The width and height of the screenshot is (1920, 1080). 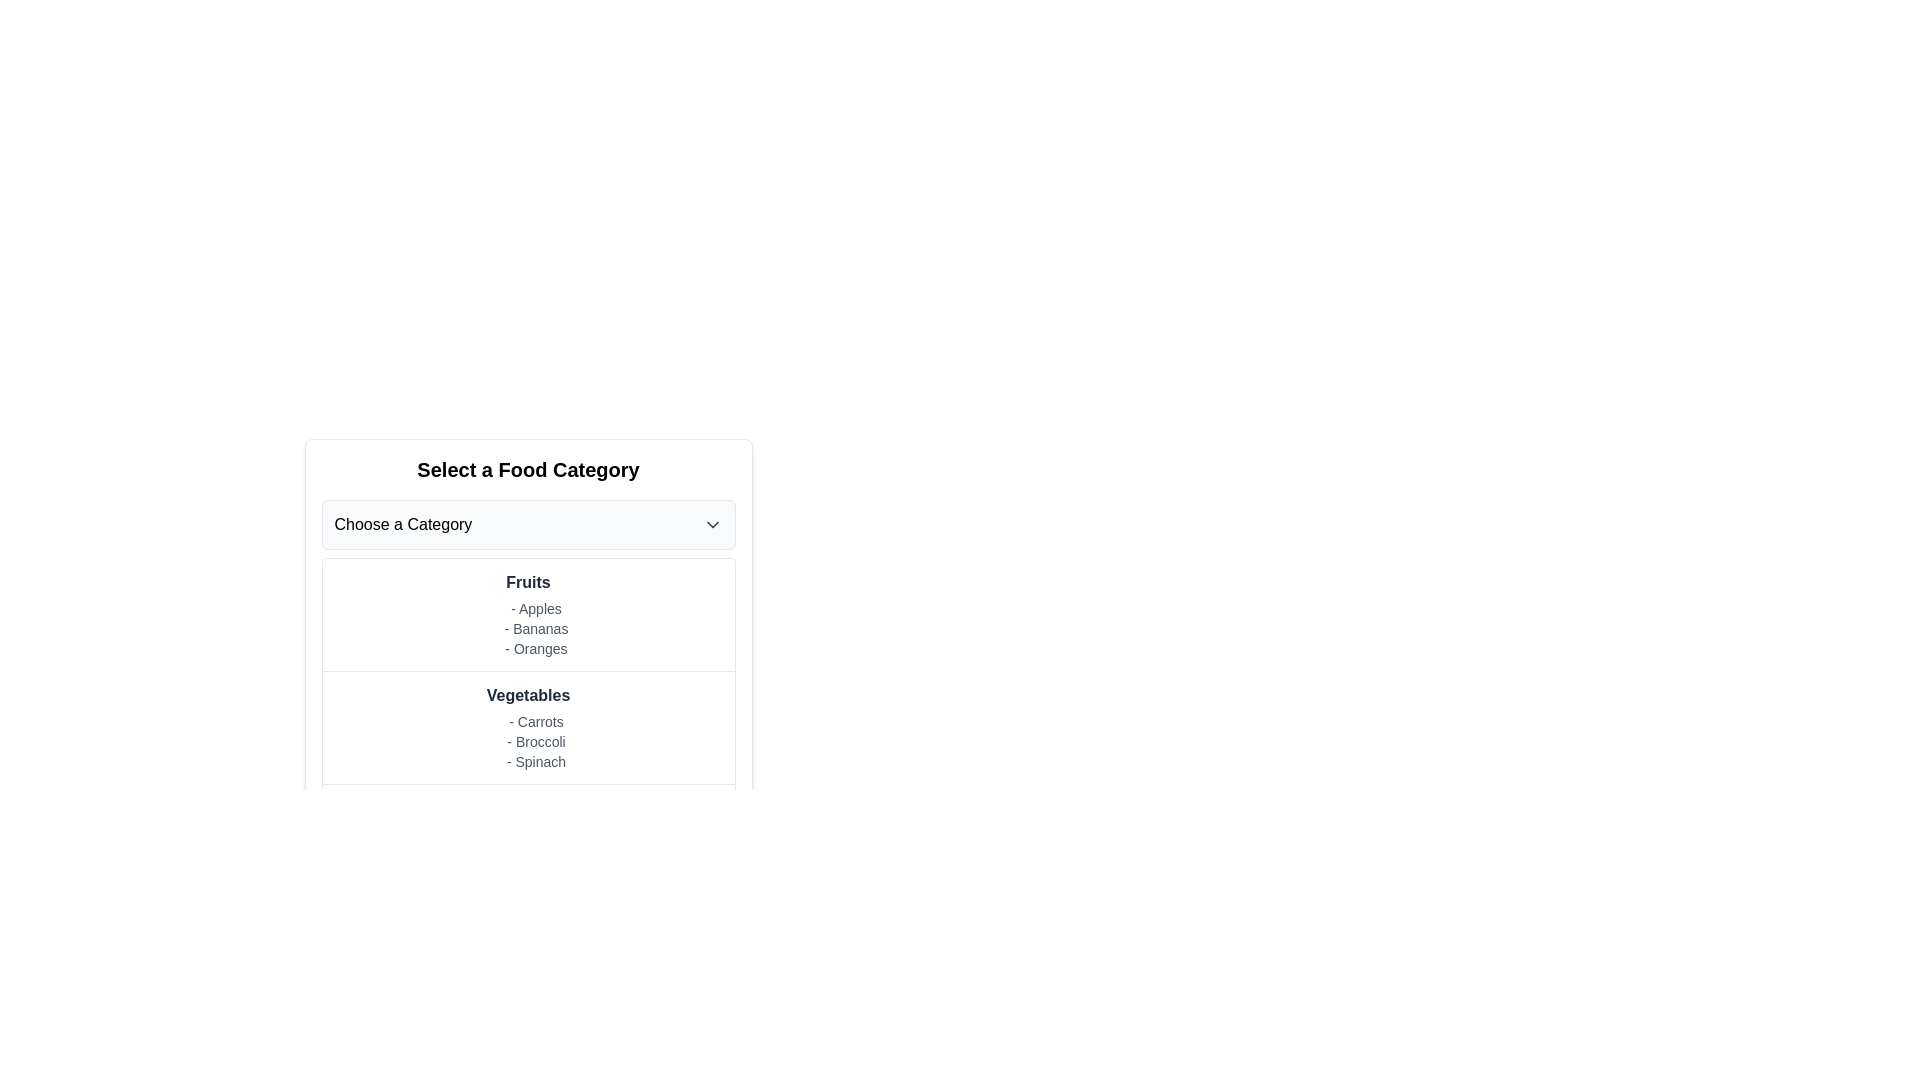 What do you see at coordinates (528, 613) in the screenshot?
I see `the Text Group labeled 'Fruits' which contains the list of items 'Apples', 'Bananas', and 'Oranges'` at bounding box center [528, 613].